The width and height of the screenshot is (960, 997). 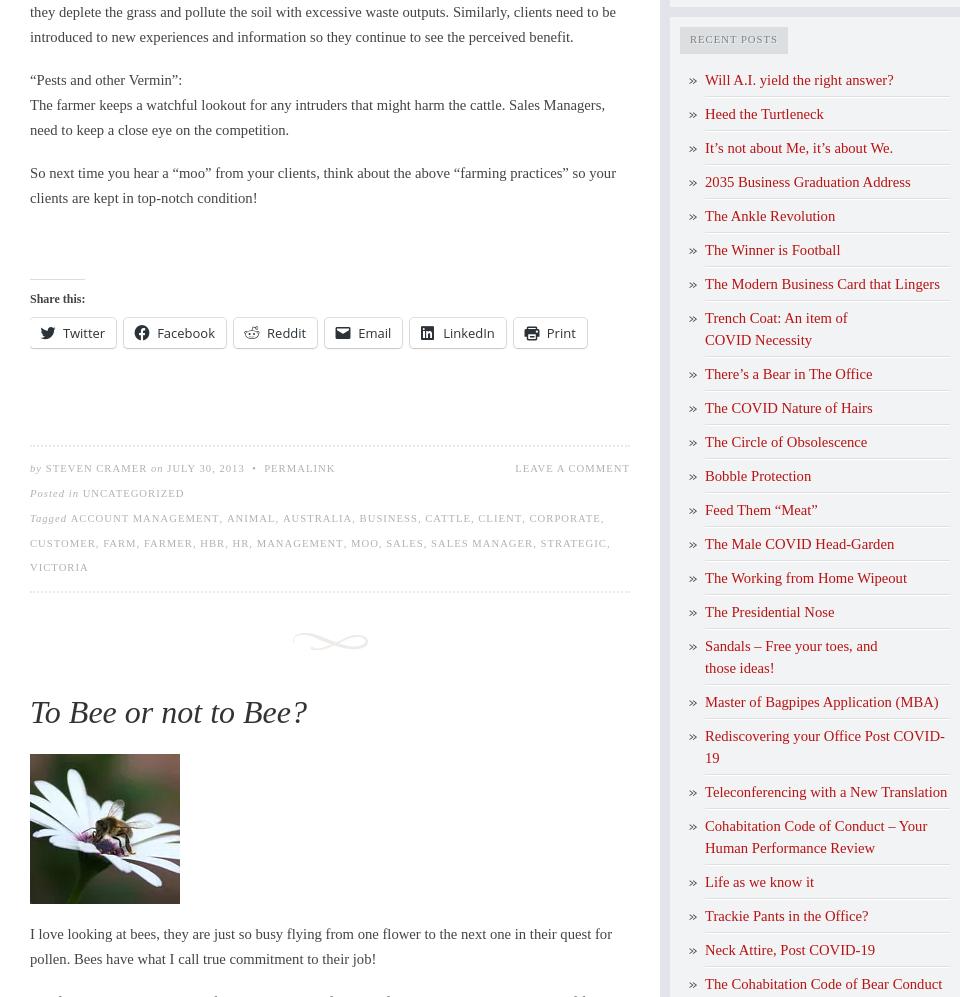 What do you see at coordinates (167, 710) in the screenshot?
I see `'To Bee or not to Bee?'` at bounding box center [167, 710].